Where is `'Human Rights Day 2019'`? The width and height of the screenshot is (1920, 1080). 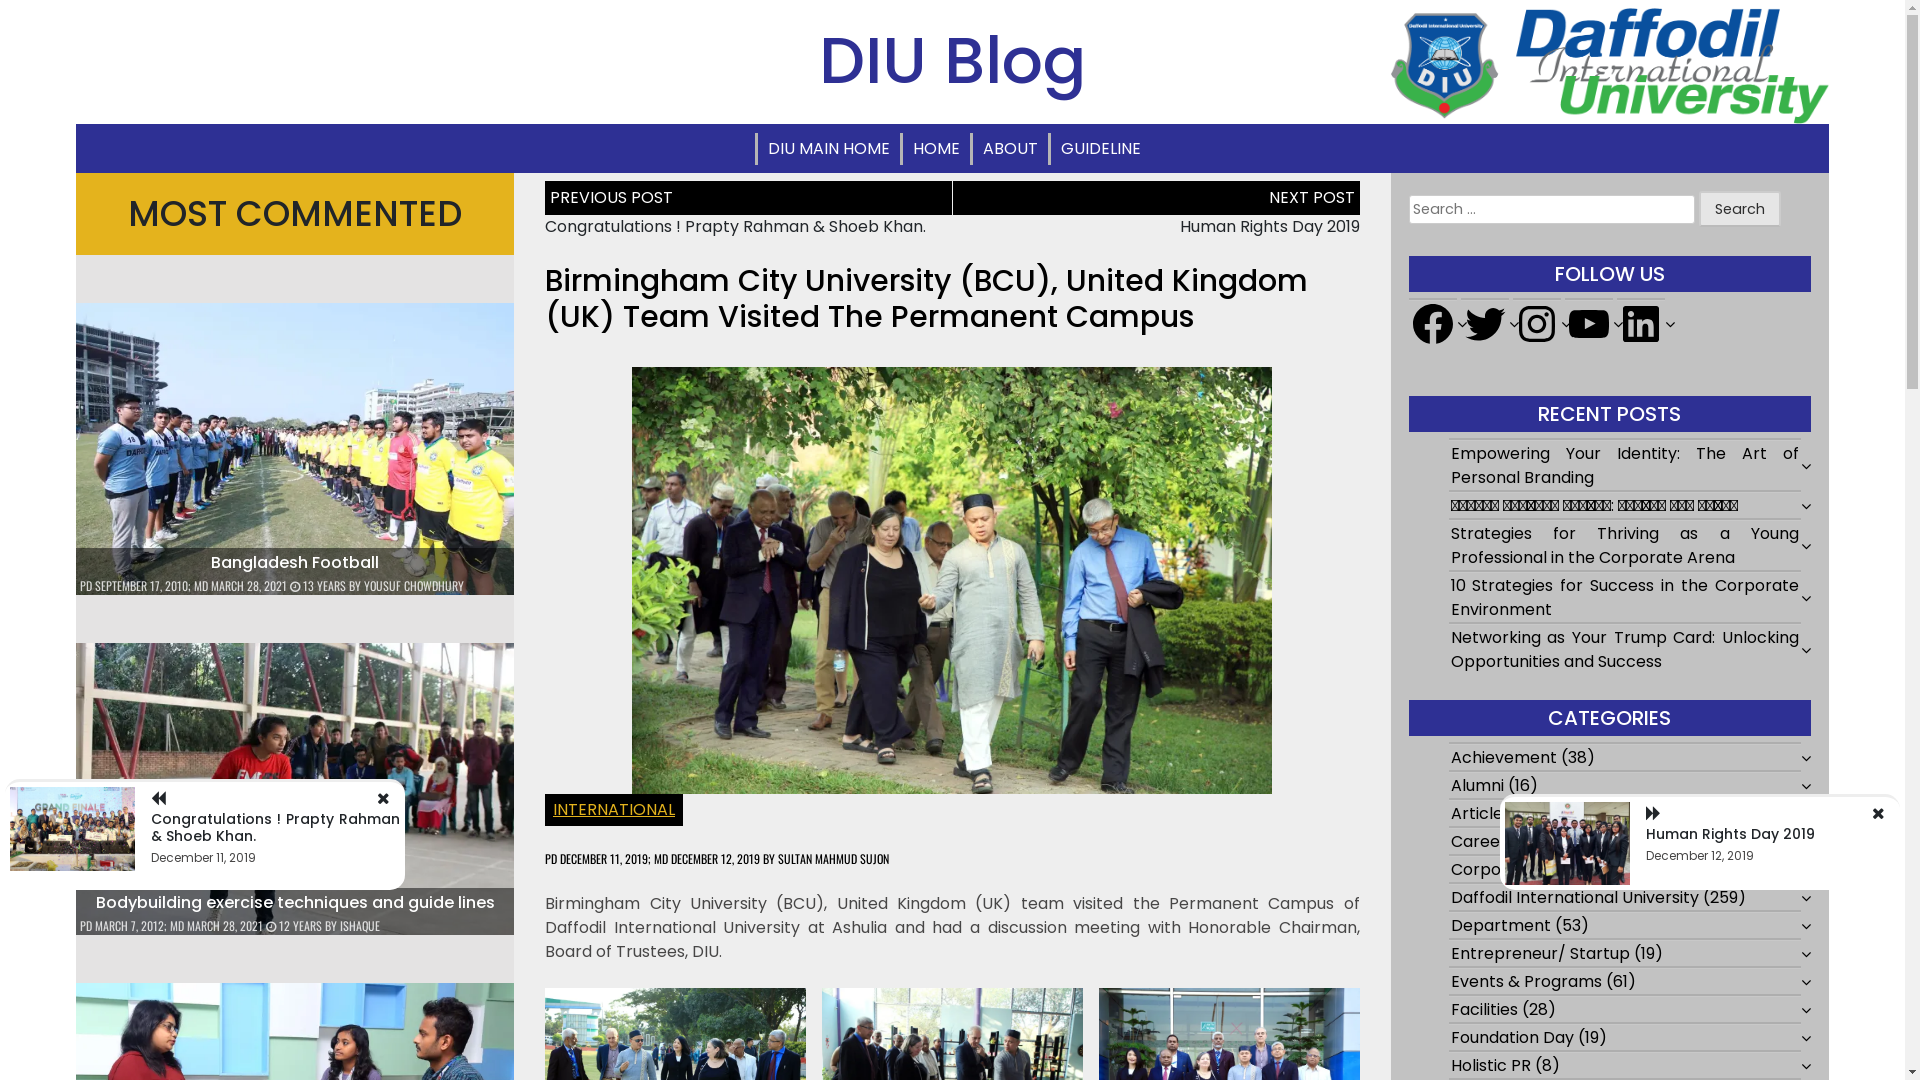 'Human Rights Day 2019' is located at coordinates (1269, 225).